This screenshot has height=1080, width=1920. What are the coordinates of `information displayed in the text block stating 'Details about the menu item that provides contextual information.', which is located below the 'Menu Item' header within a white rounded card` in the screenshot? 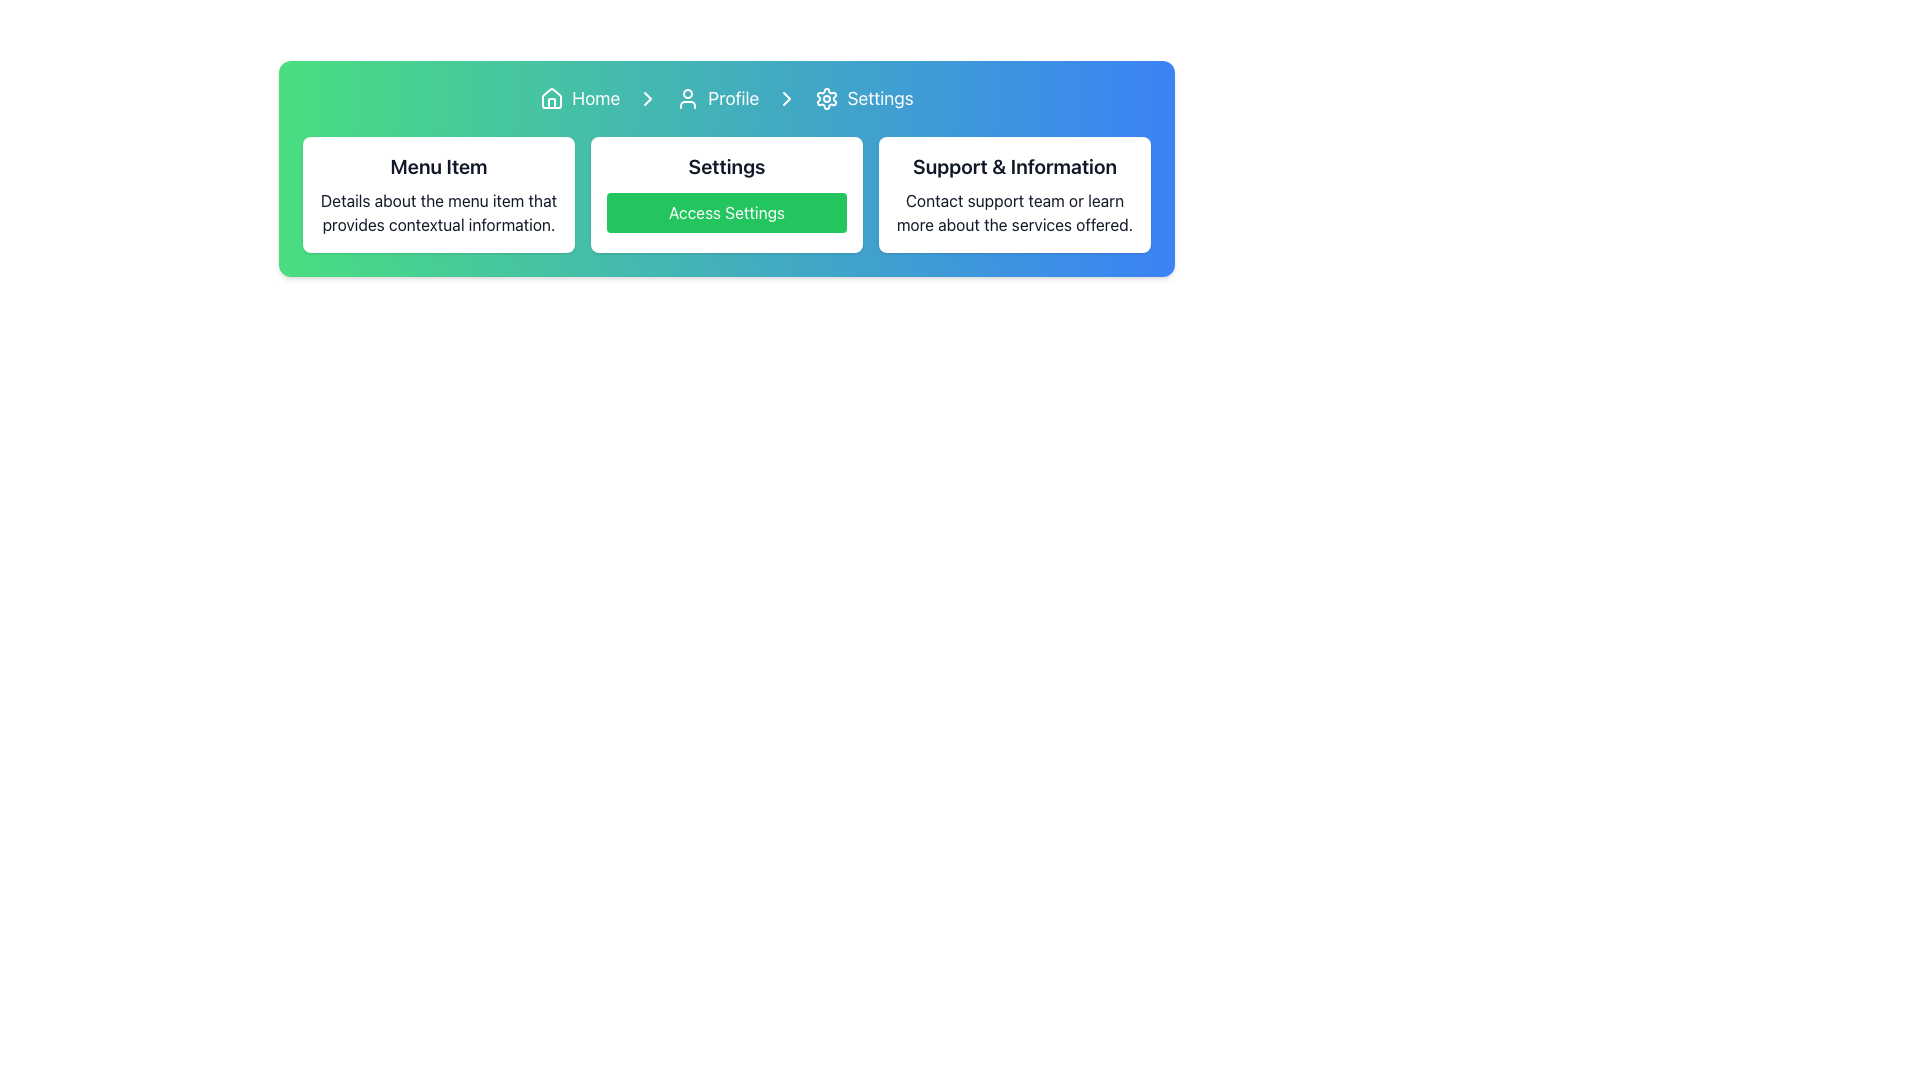 It's located at (437, 212).